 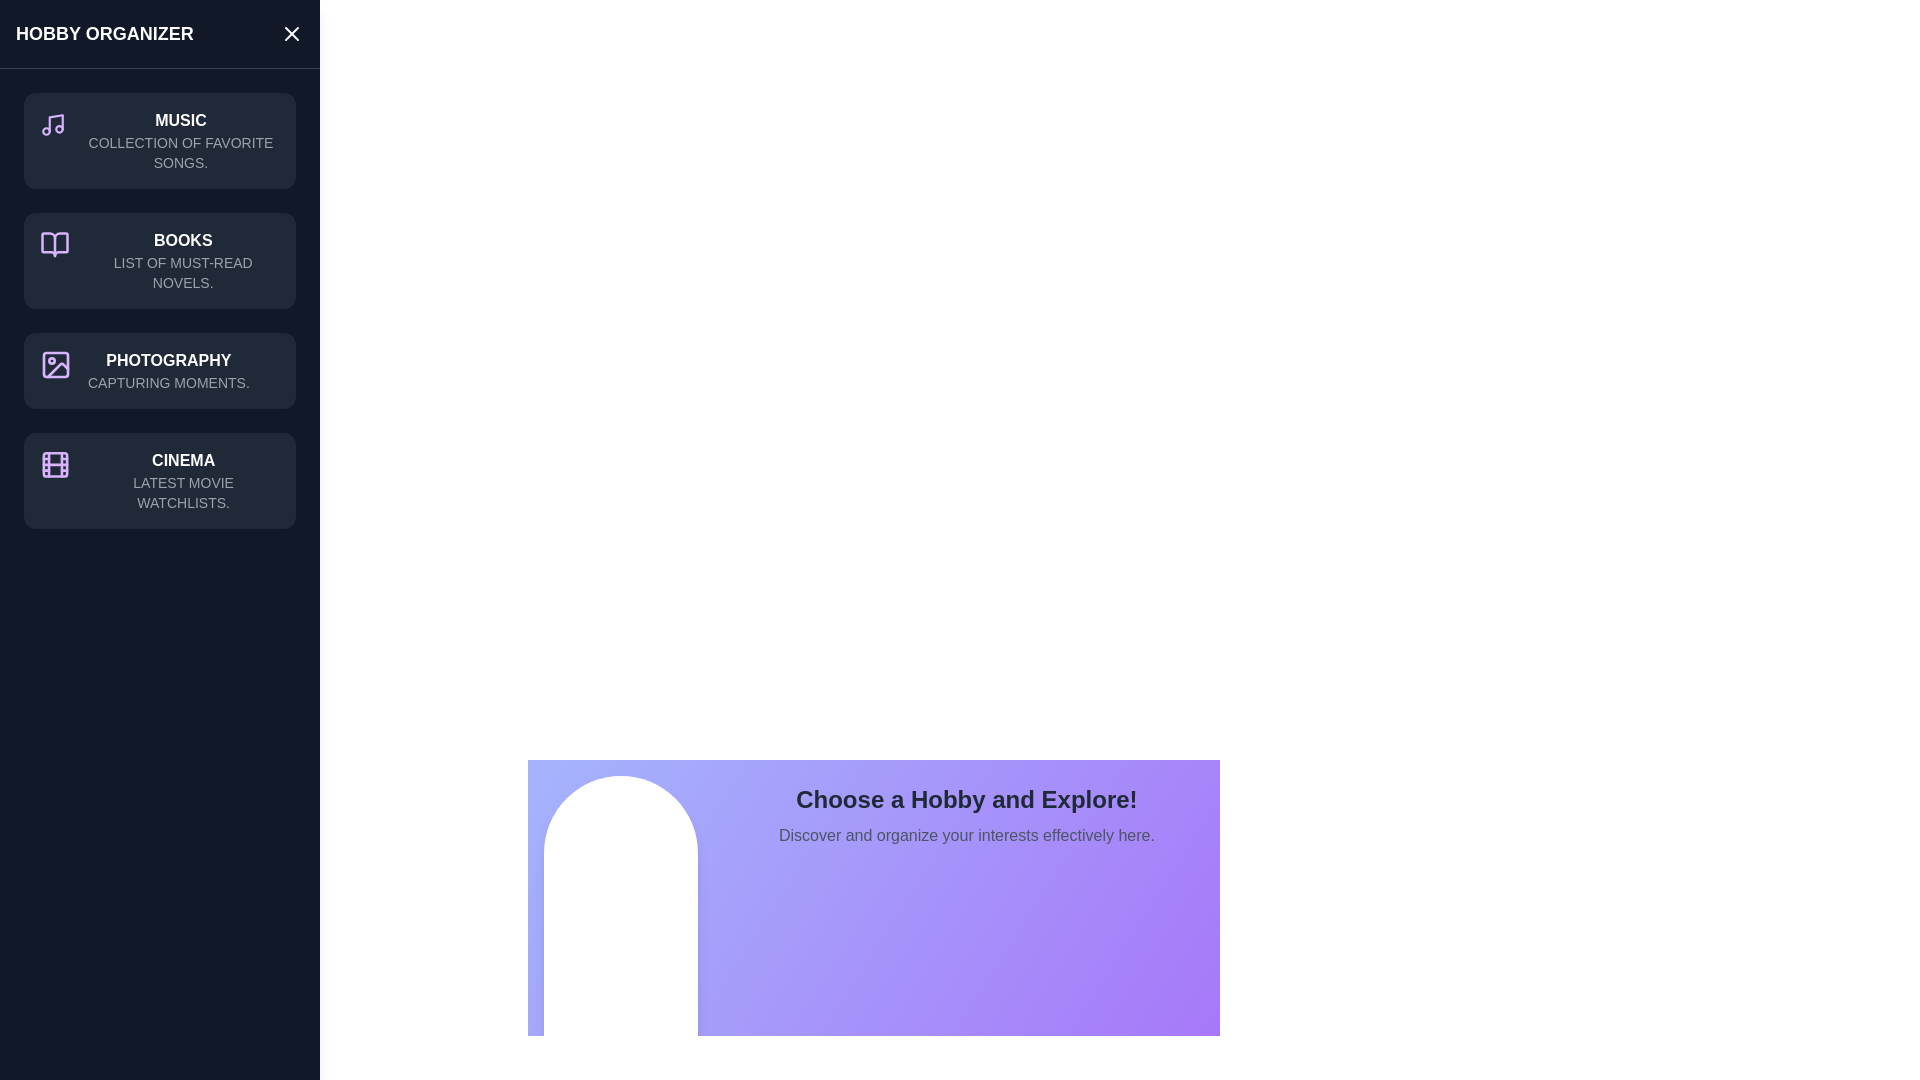 What do you see at coordinates (158, 370) in the screenshot?
I see `the Photography hobby category in the list` at bounding box center [158, 370].